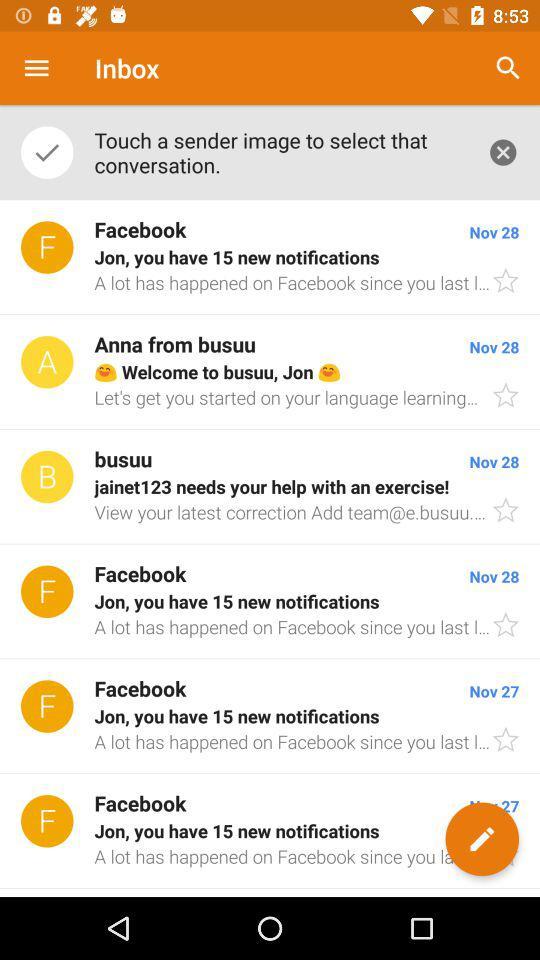 The image size is (540, 960). I want to click on app below the inbox item, so click(279, 151).